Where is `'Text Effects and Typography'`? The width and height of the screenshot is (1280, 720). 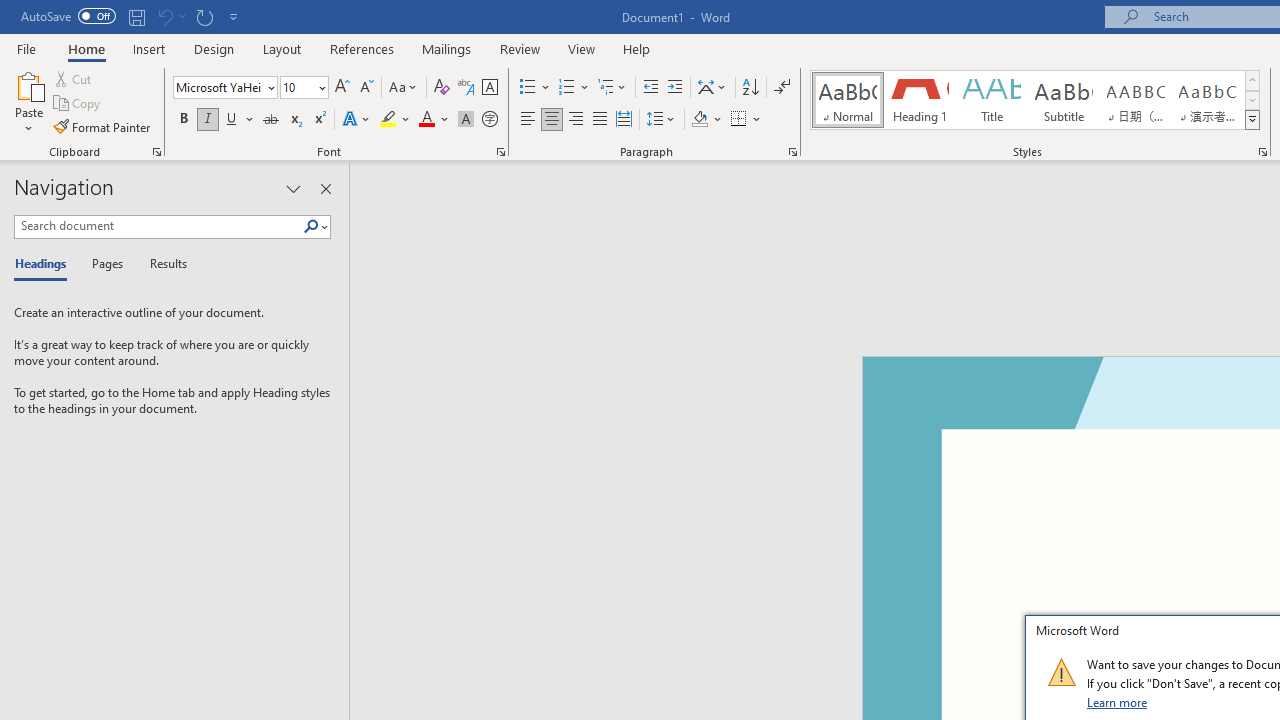 'Text Effects and Typography' is located at coordinates (357, 119).